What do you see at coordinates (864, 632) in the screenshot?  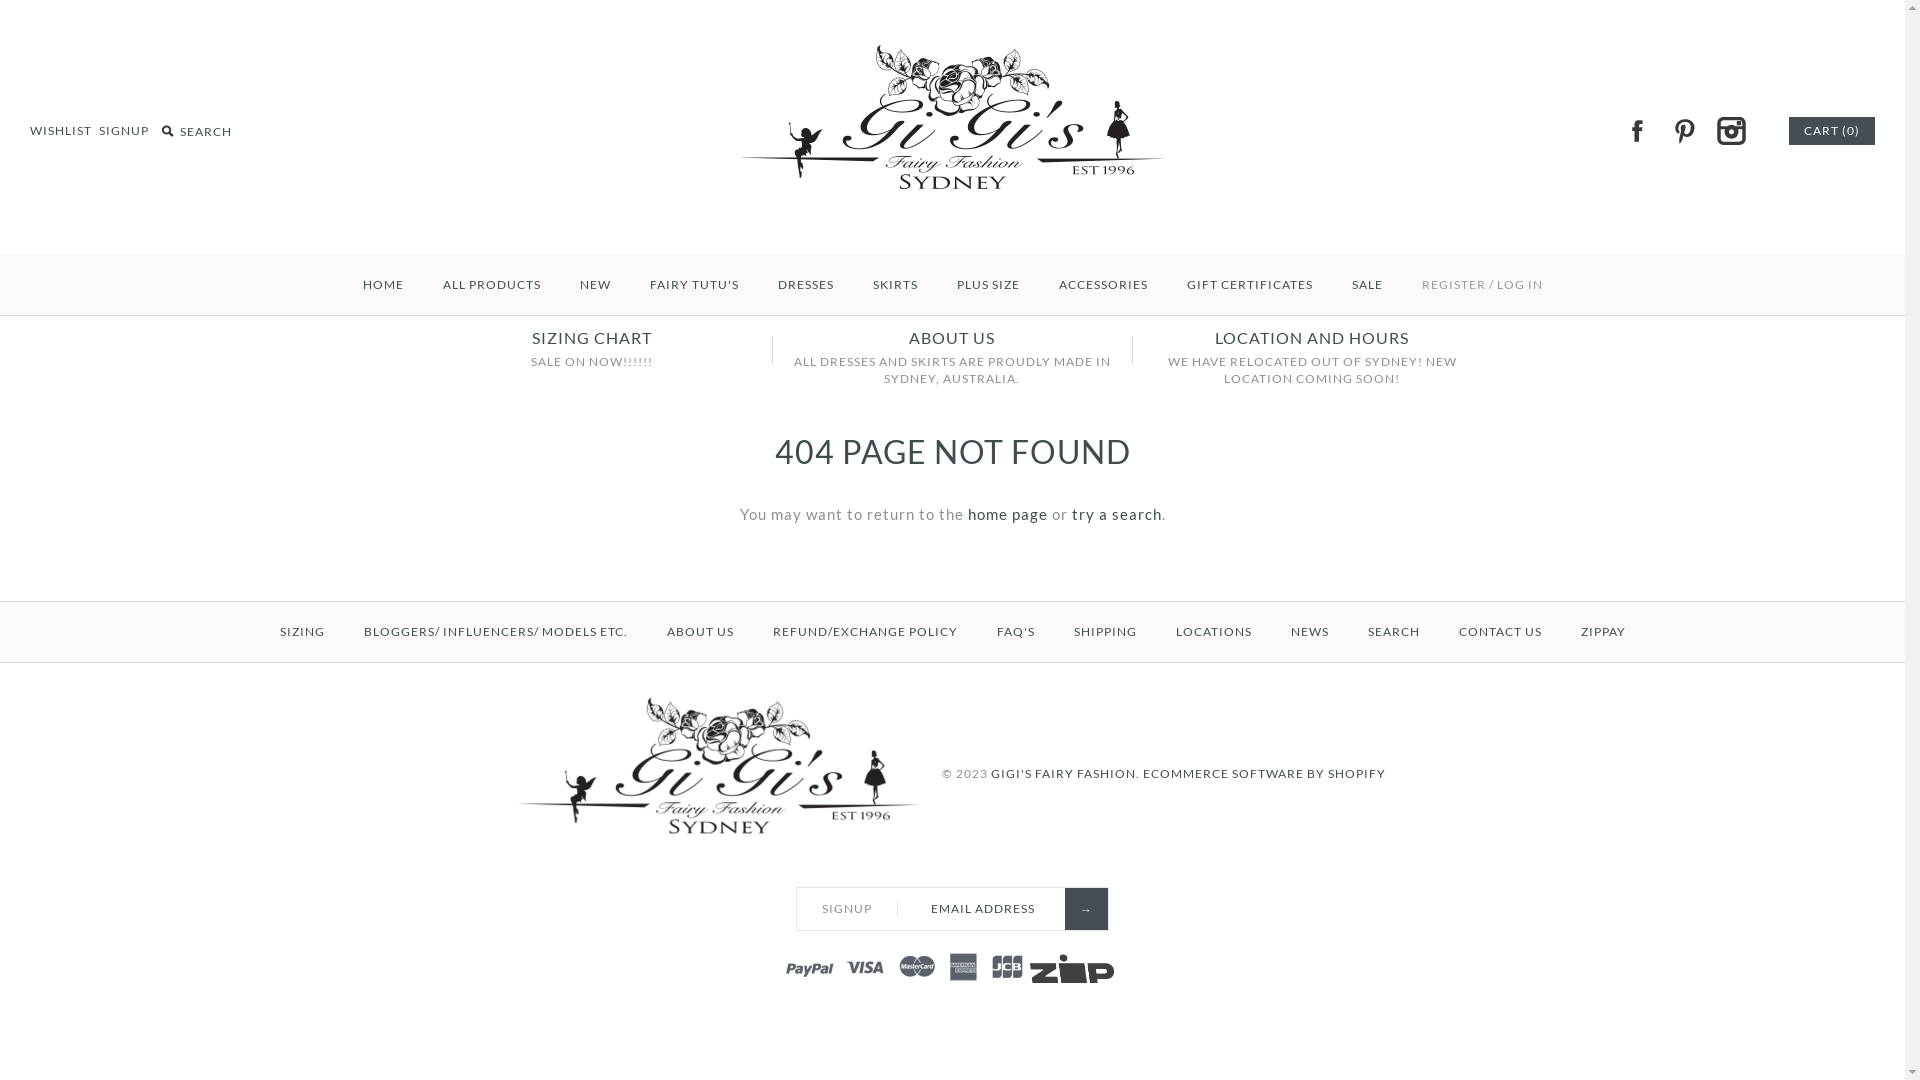 I see `'REFUND/EXCHANGE POLICY'` at bounding box center [864, 632].